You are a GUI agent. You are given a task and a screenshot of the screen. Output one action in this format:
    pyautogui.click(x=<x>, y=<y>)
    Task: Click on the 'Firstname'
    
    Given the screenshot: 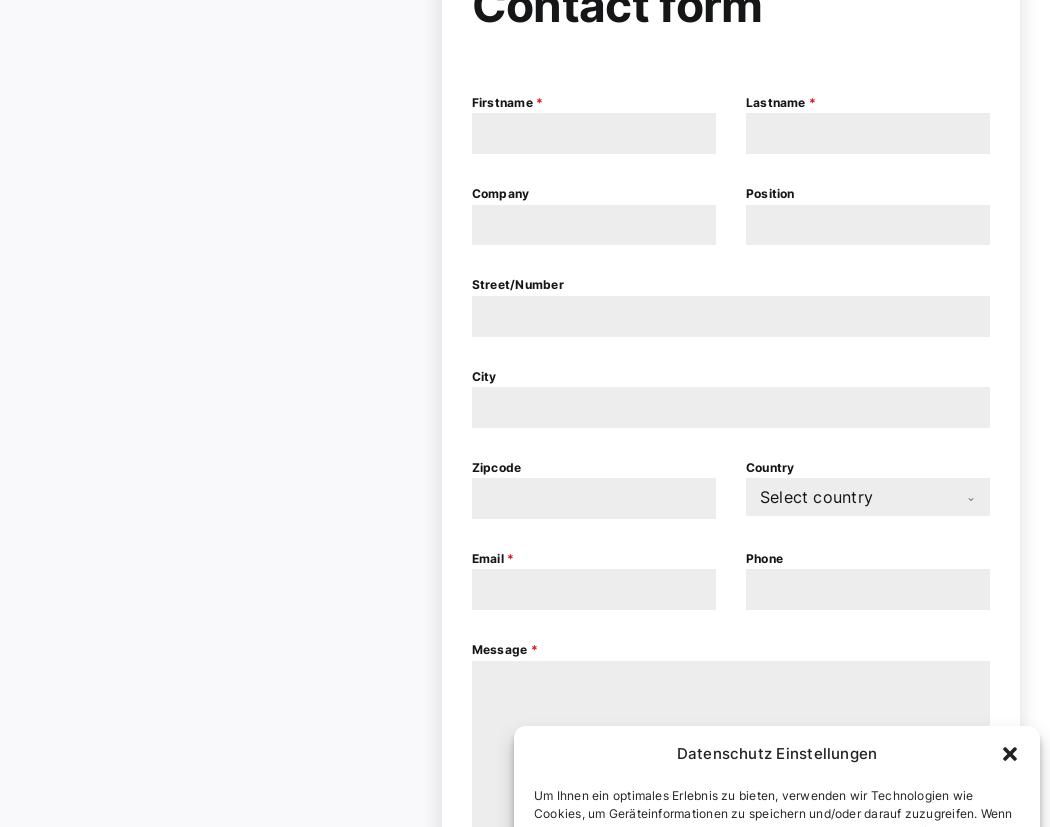 What is the action you would take?
    pyautogui.click(x=471, y=101)
    